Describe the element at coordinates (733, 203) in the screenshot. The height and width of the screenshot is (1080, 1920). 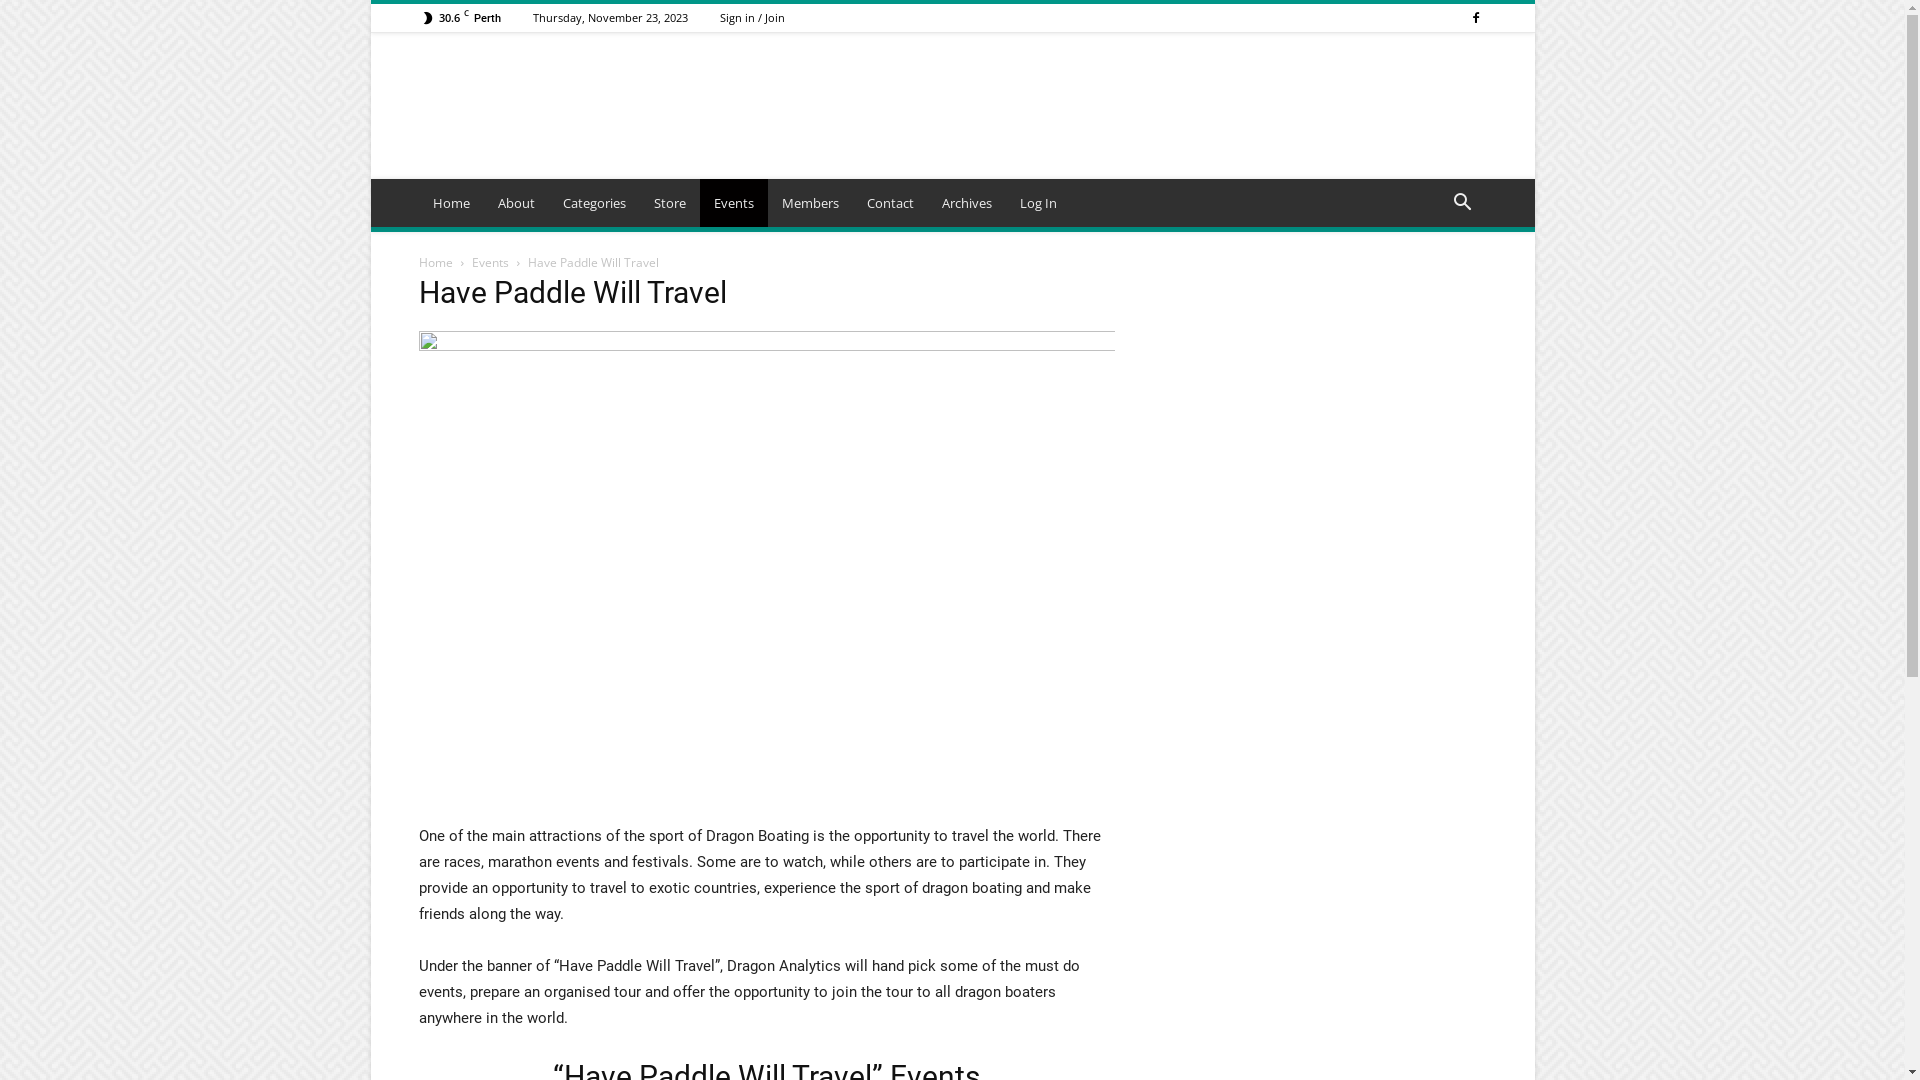
I see `'Events'` at that location.